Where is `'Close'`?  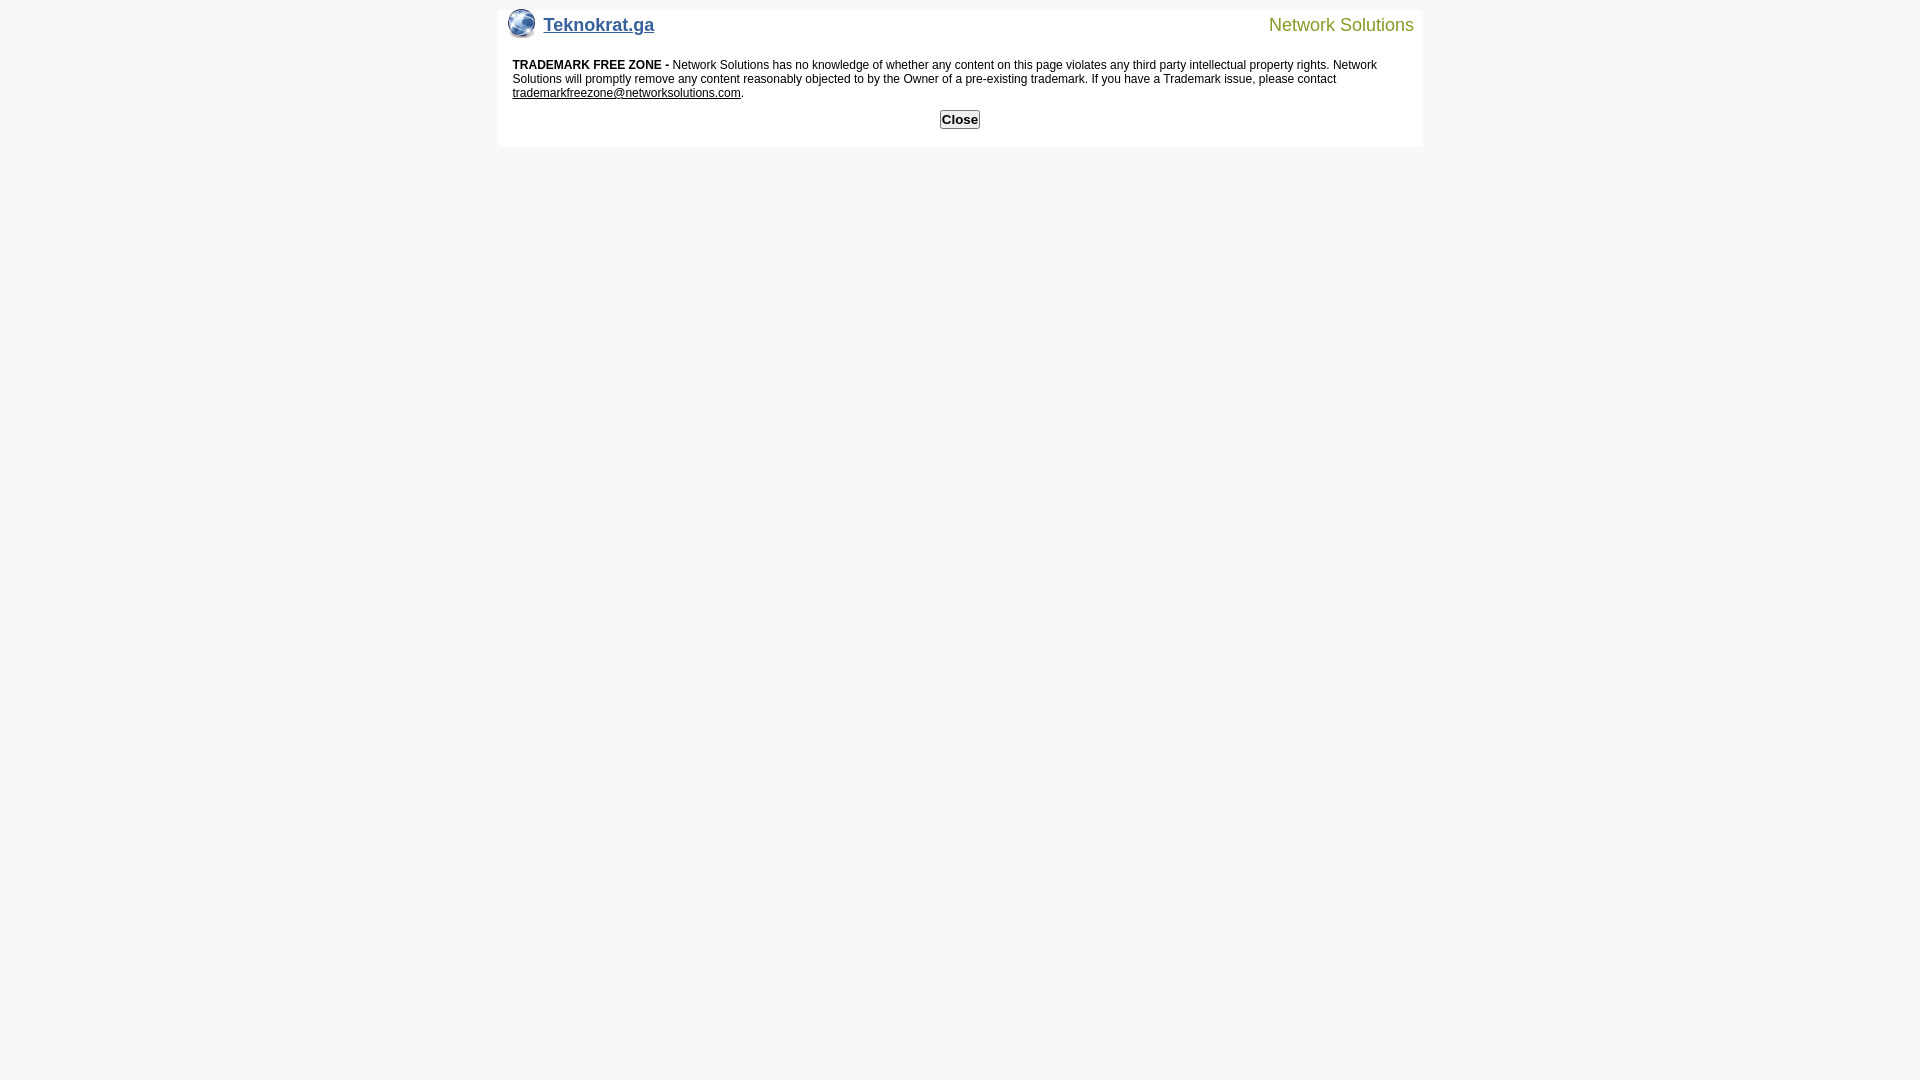
'Close' is located at coordinates (960, 119).